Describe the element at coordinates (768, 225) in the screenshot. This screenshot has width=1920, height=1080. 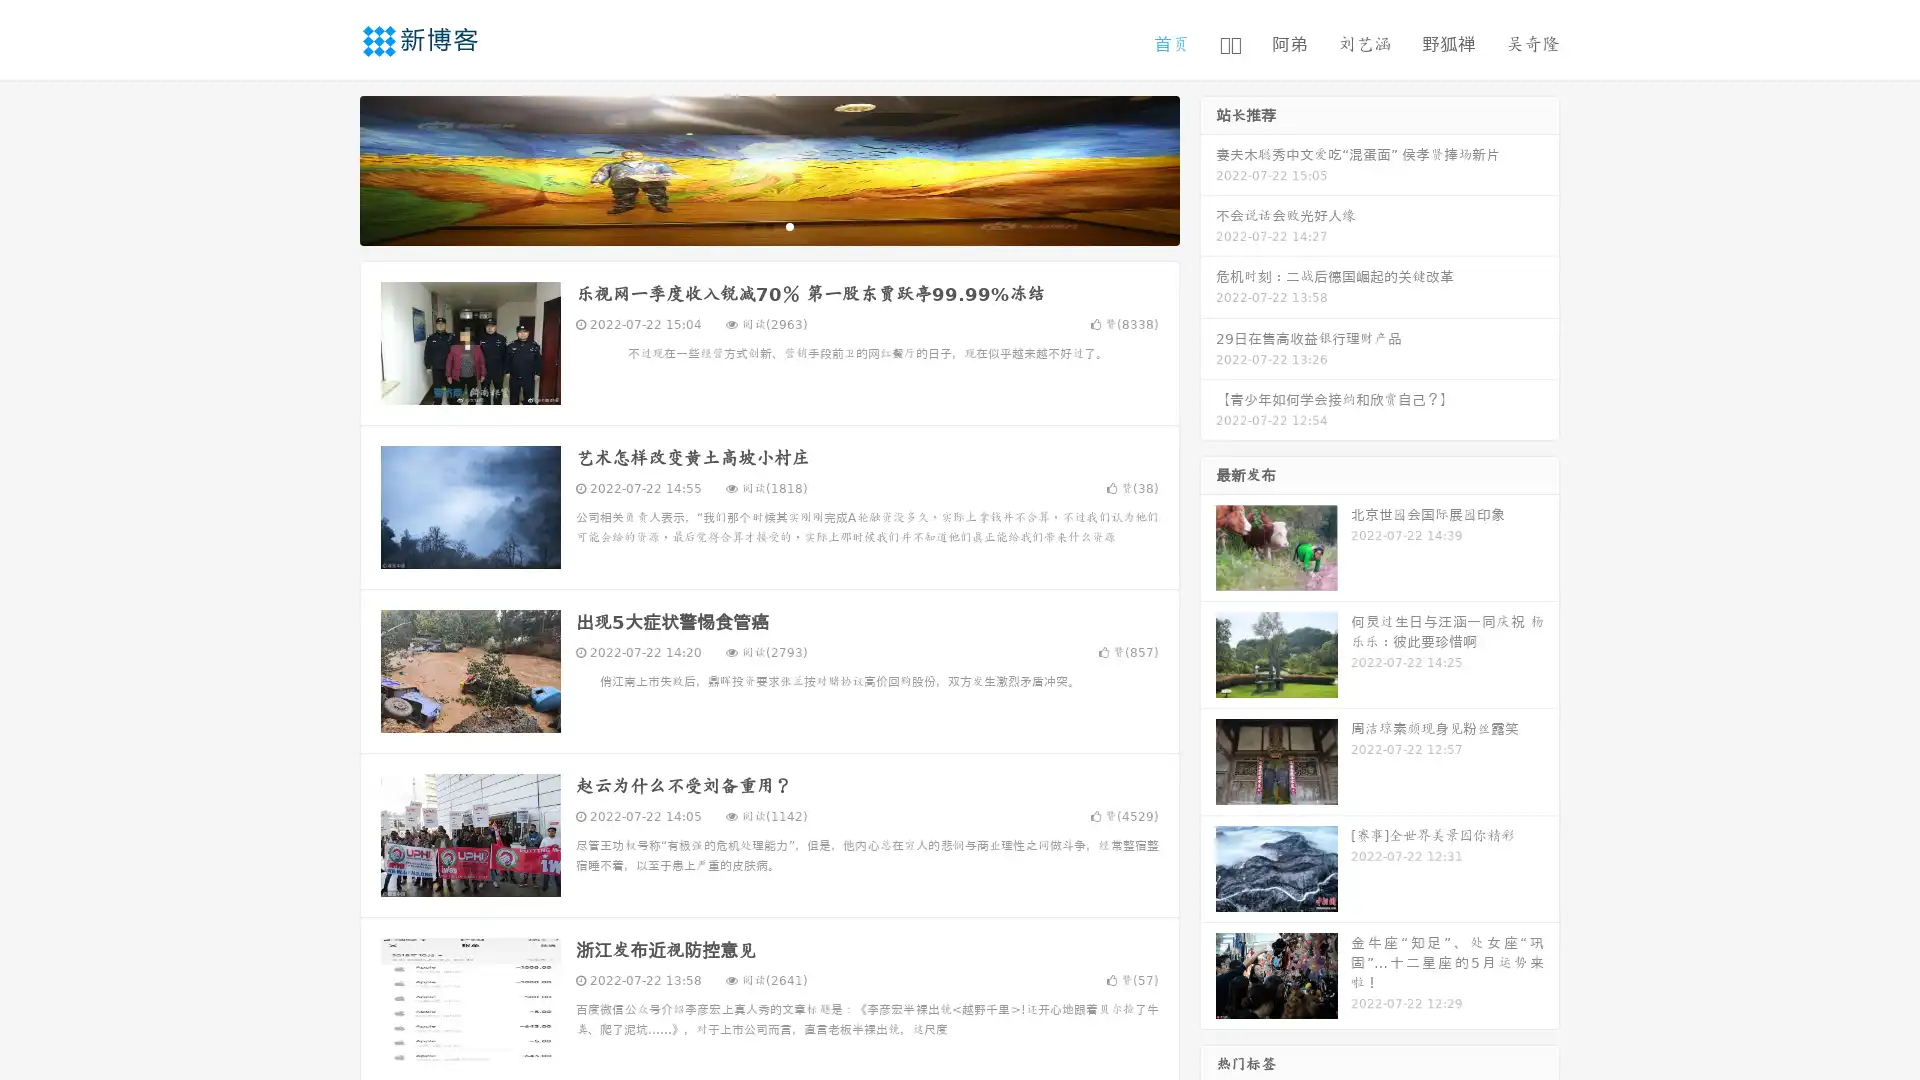
I see `Go to slide 2` at that location.